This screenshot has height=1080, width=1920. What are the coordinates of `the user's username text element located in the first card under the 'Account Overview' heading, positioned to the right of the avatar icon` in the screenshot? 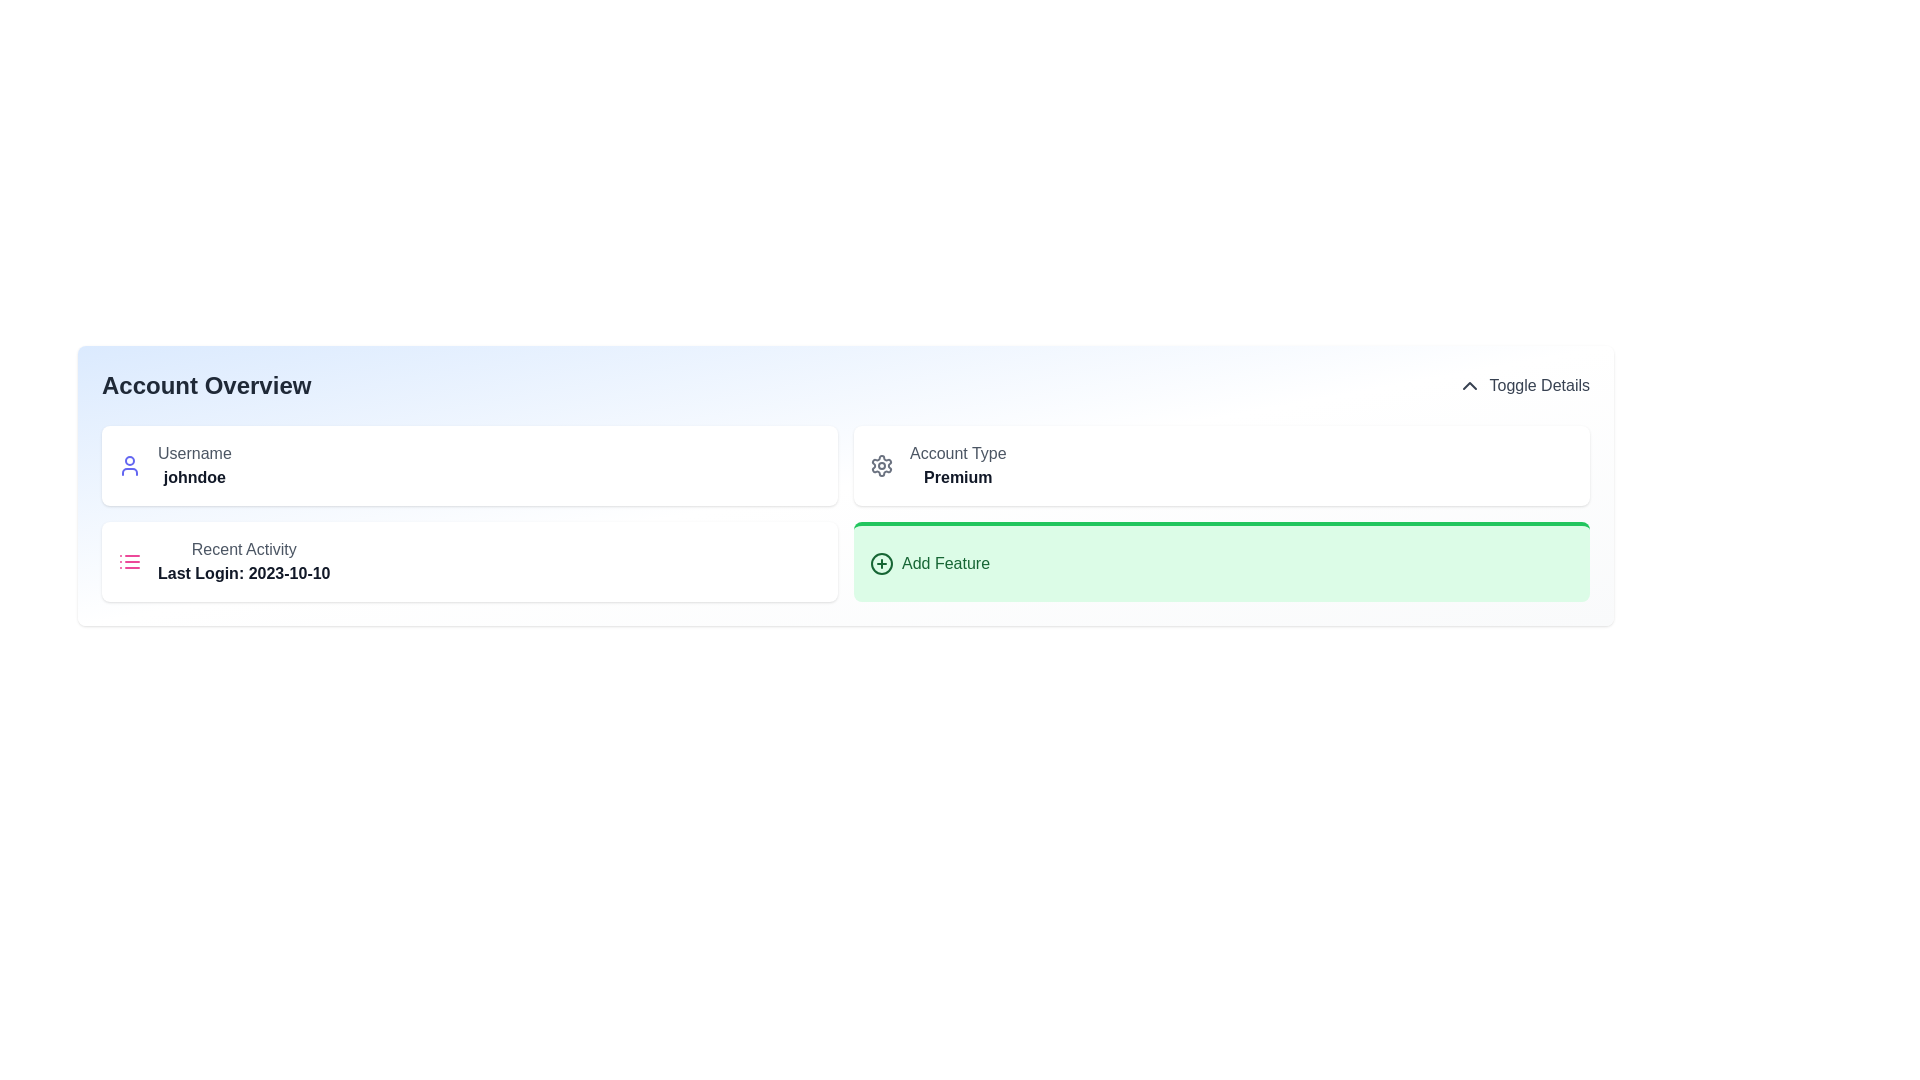 It's located at (194, 466).